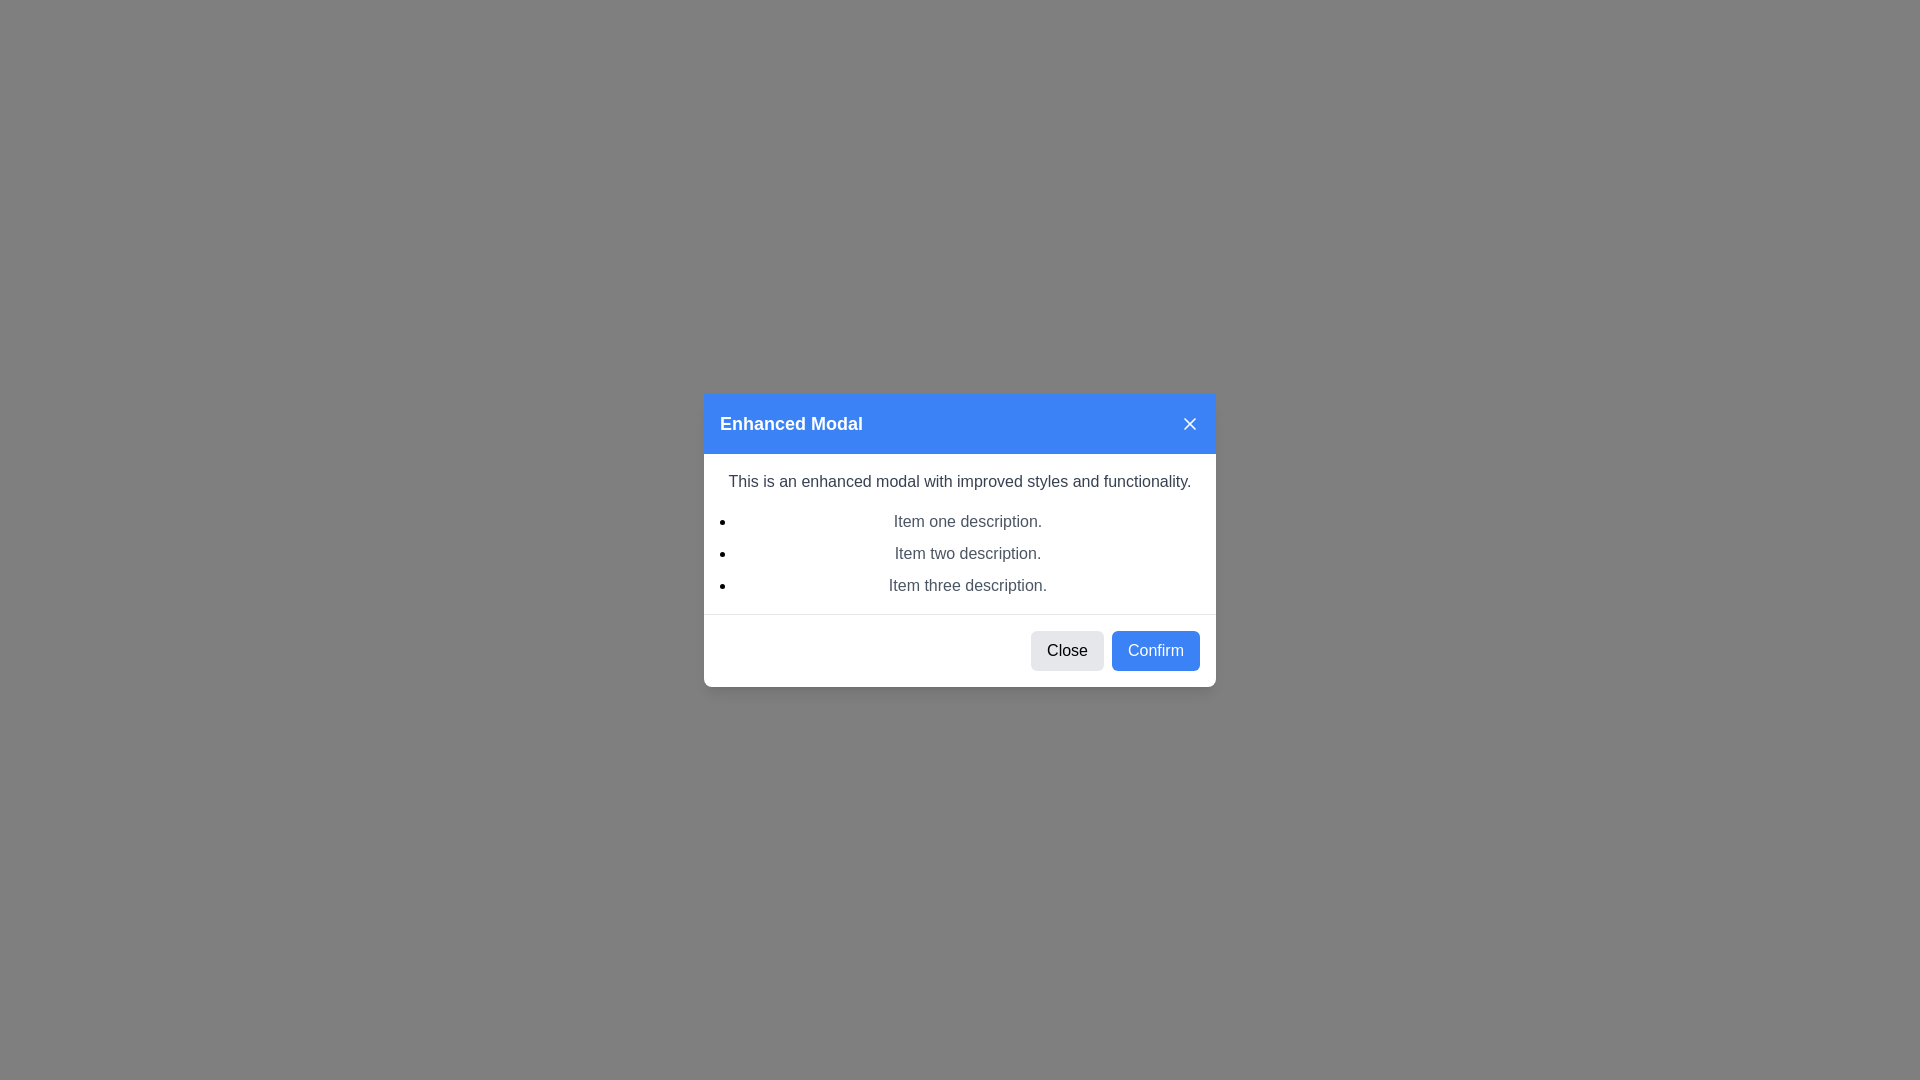 The width and height of the screenshot is (1920, 1080). Describe the element at coordinates (1190, 422) in the screenshot. I see `the Close button icon located on the far-right side of the blue header bar labeled 'Enhanced Modal'` at that location.